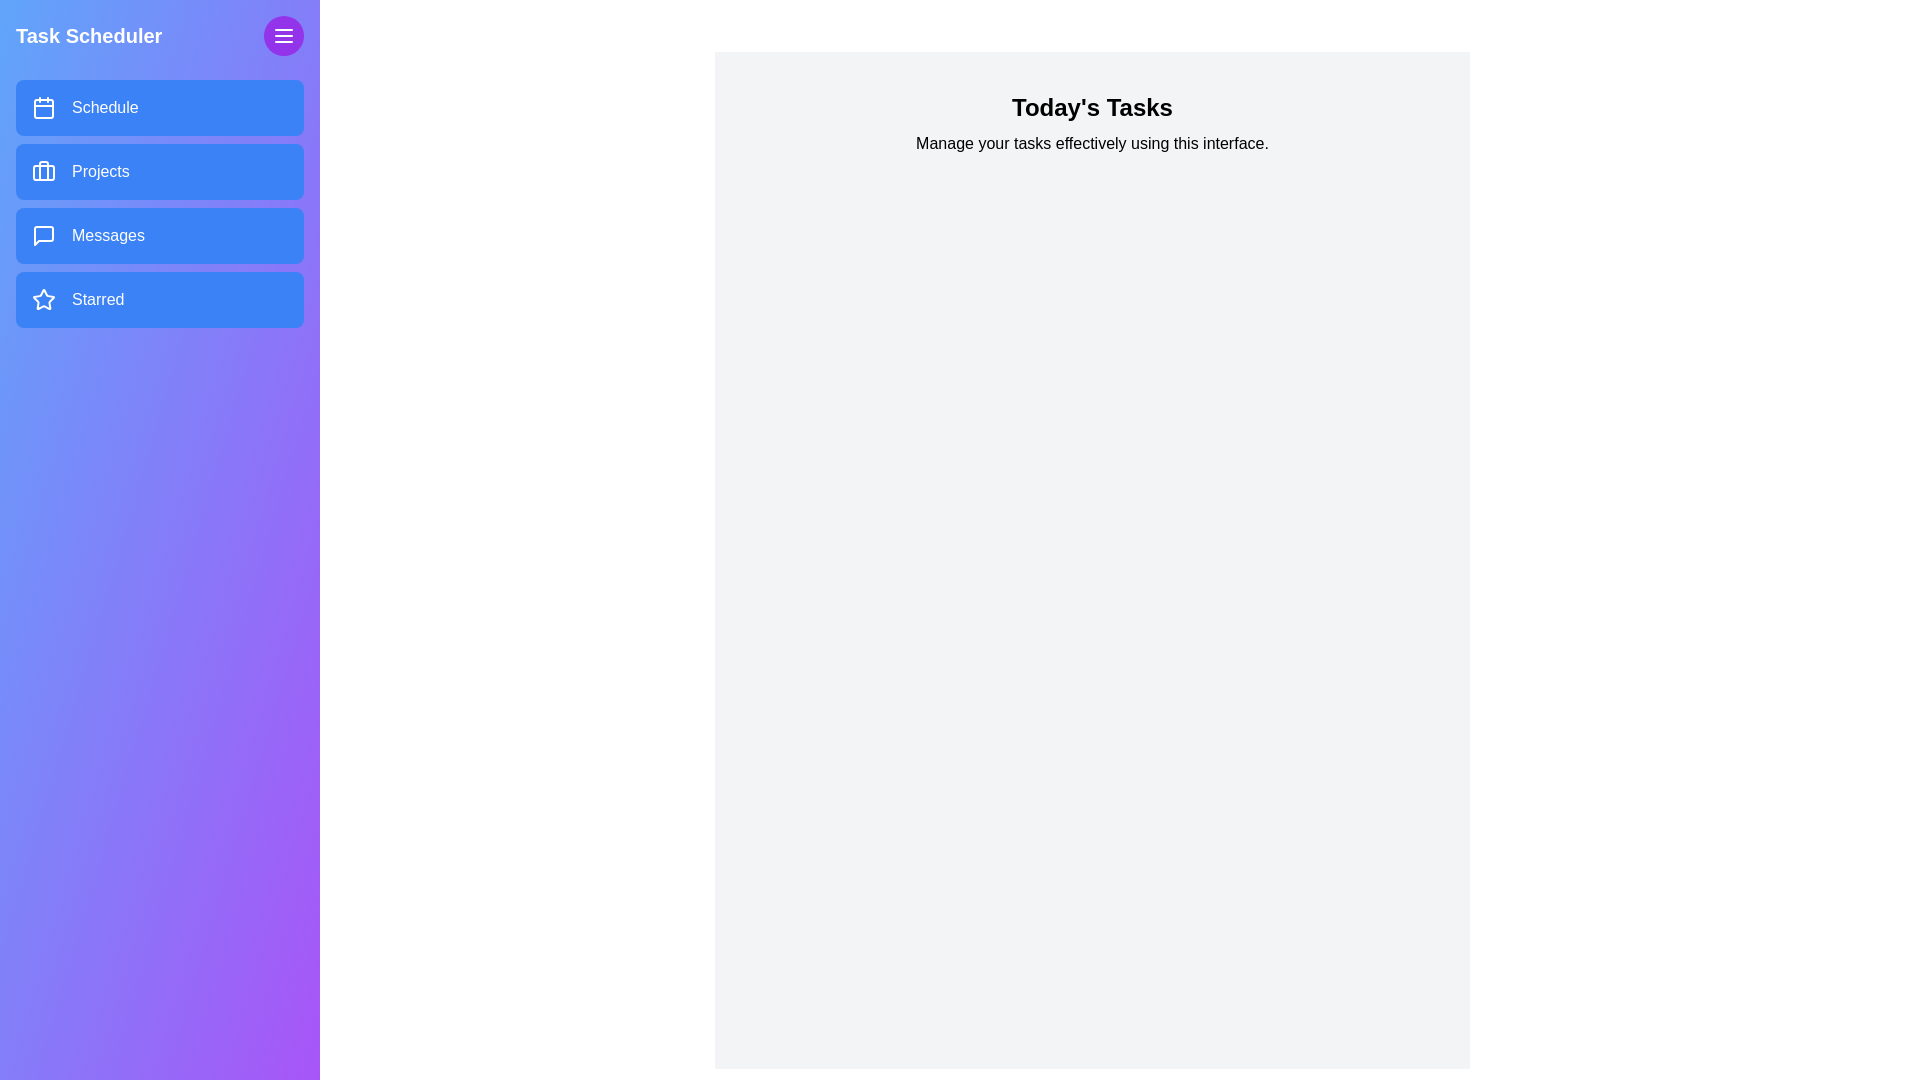 This screenshot has width=1920, height=1080. Describe the element at coordinates (158, 108) in the screenshot. I see `the menu item labeled Schedule in the drawer` at that location.